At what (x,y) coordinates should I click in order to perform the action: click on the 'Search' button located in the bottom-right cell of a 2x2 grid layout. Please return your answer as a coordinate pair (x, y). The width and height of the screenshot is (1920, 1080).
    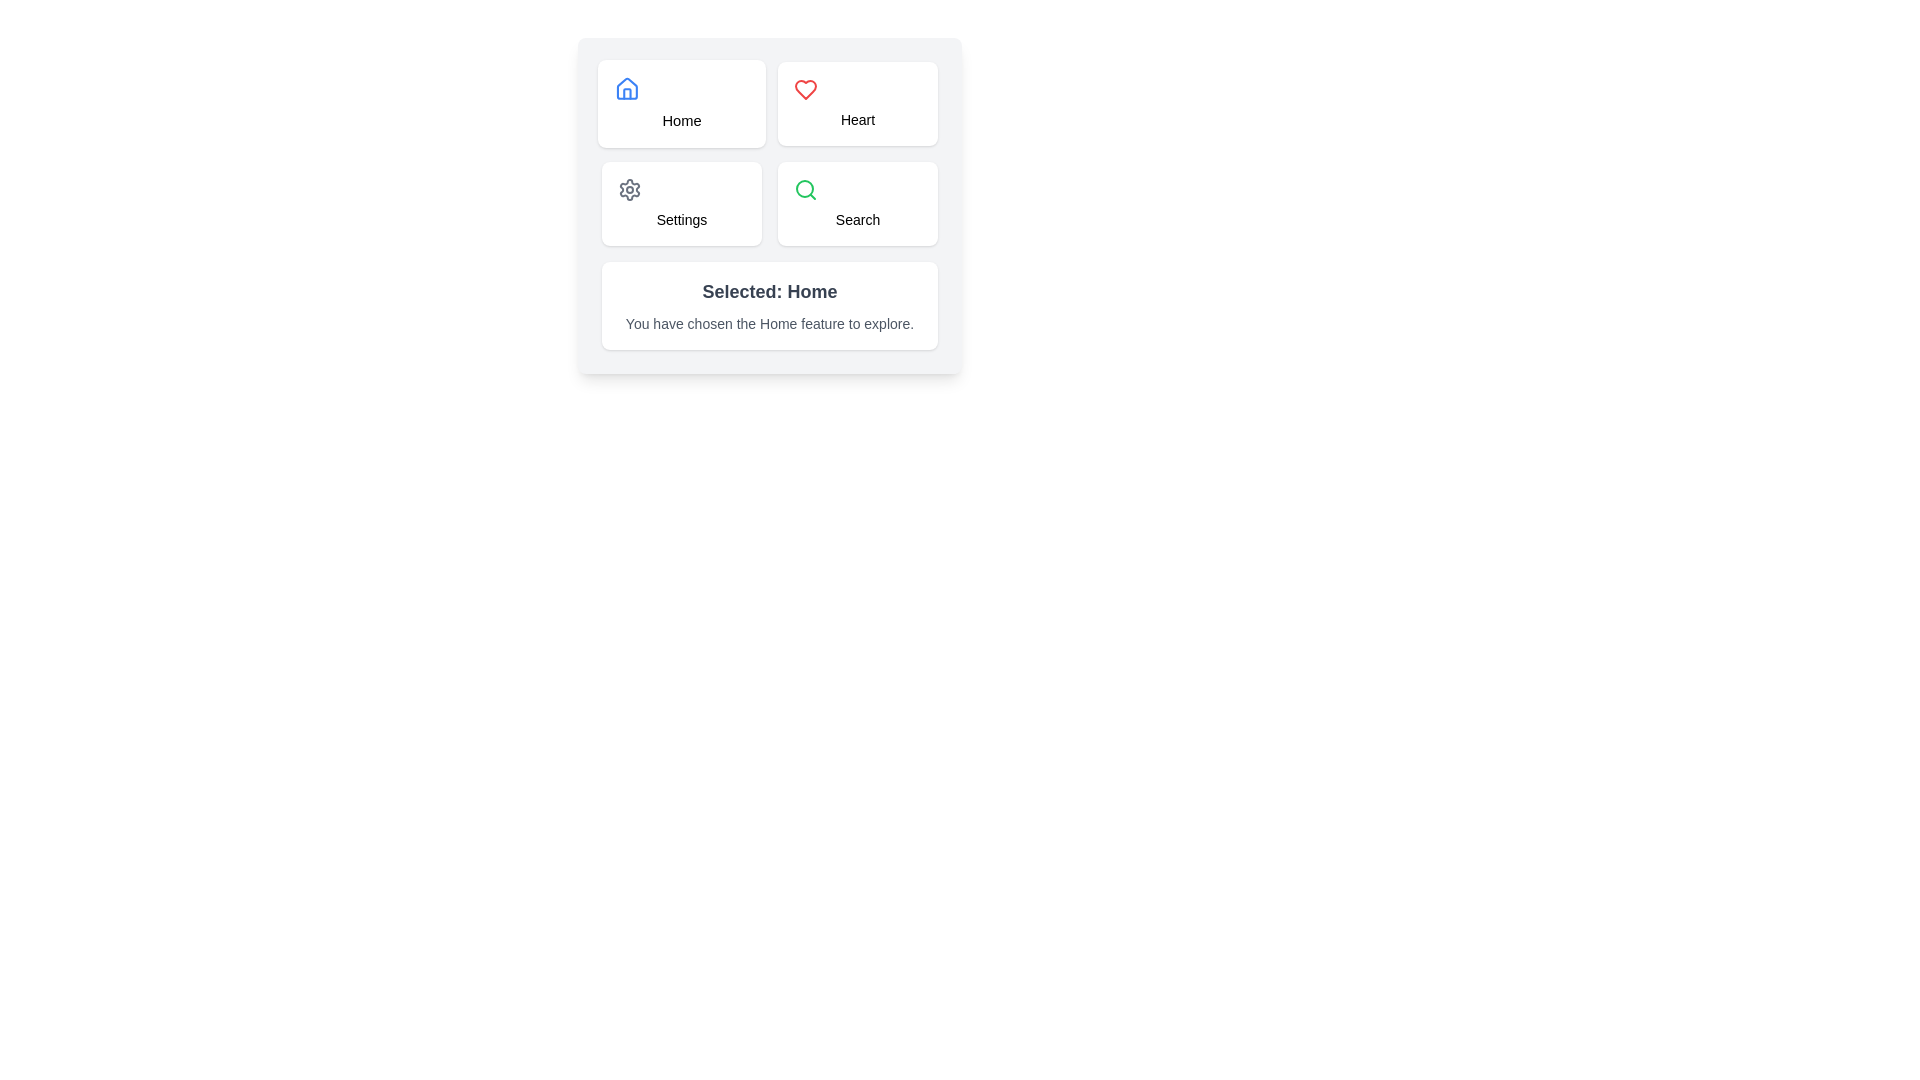
    Looking at the image, I should click on (858, 204).